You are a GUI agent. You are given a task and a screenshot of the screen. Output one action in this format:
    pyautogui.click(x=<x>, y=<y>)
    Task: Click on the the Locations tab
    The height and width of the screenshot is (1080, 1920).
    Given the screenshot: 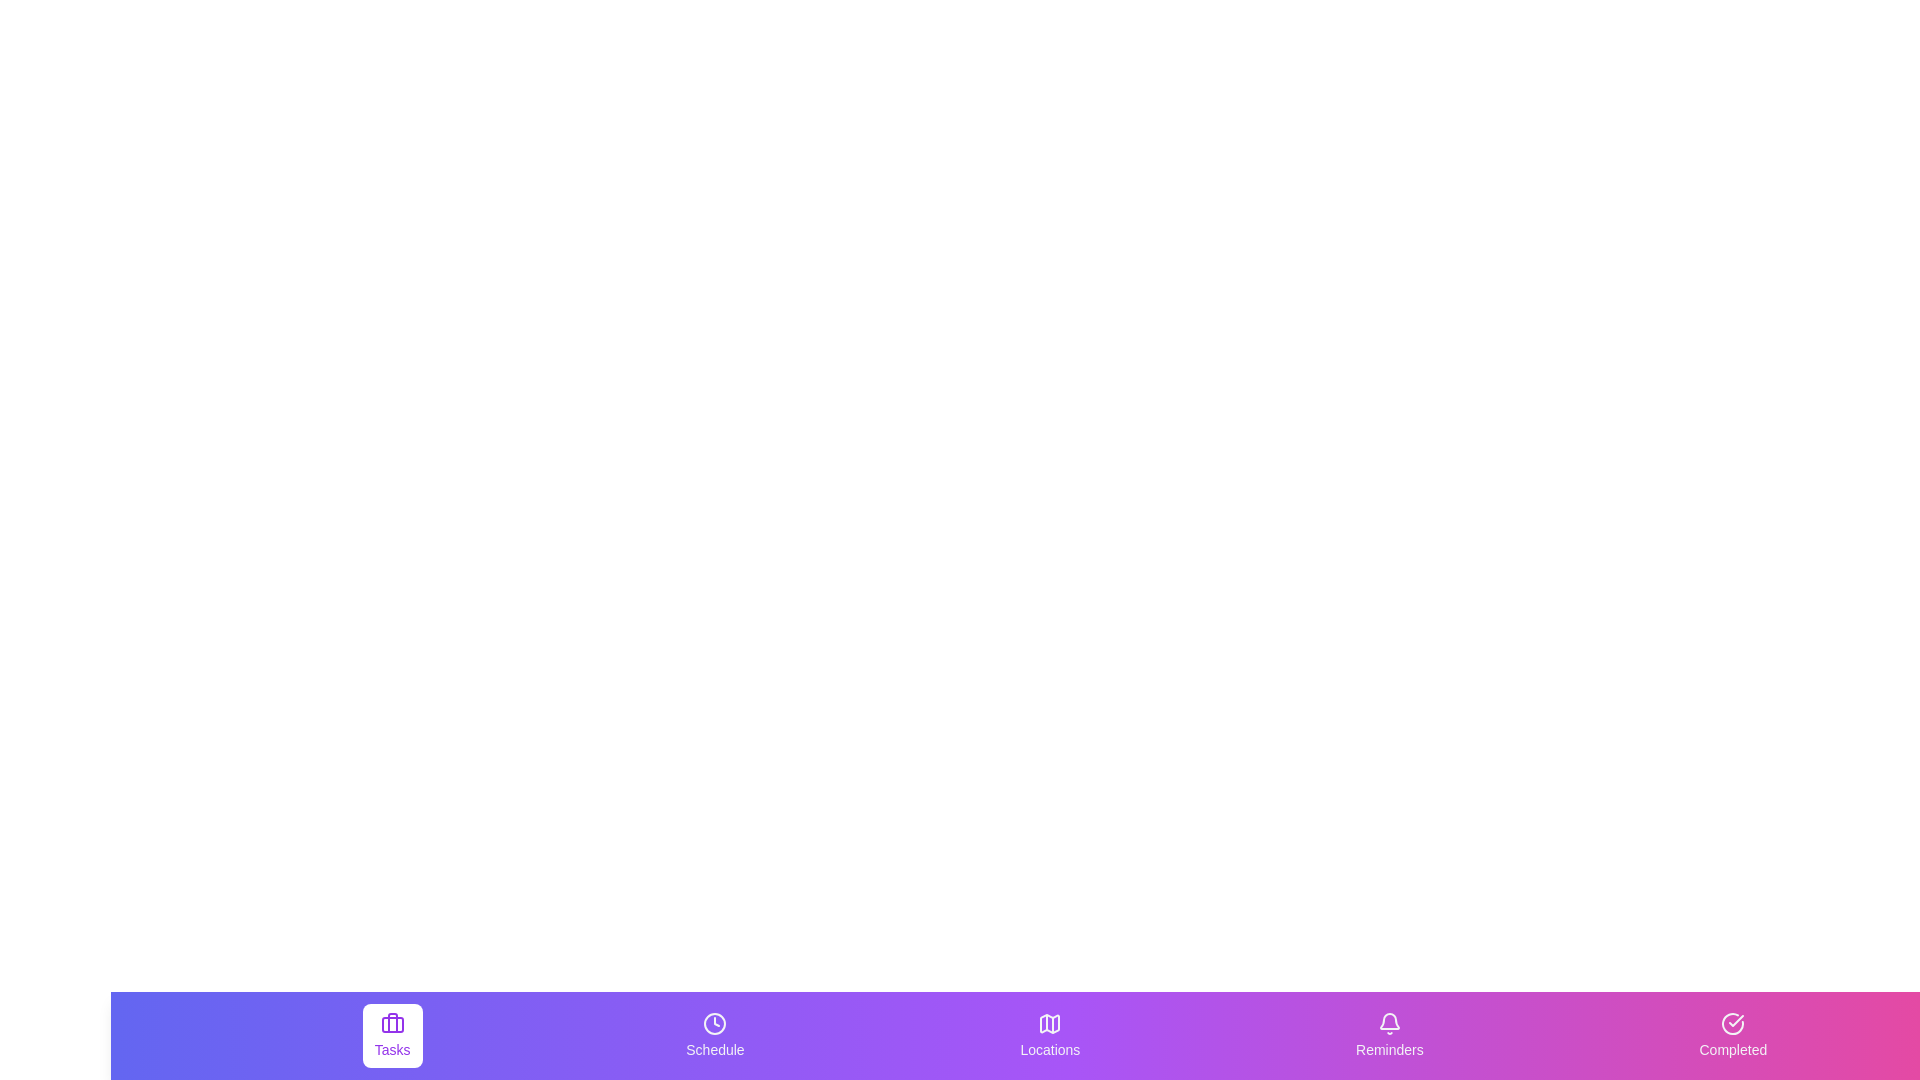 What is the action you would take?
    pyautogui.click(x=1049, y=1035)
    